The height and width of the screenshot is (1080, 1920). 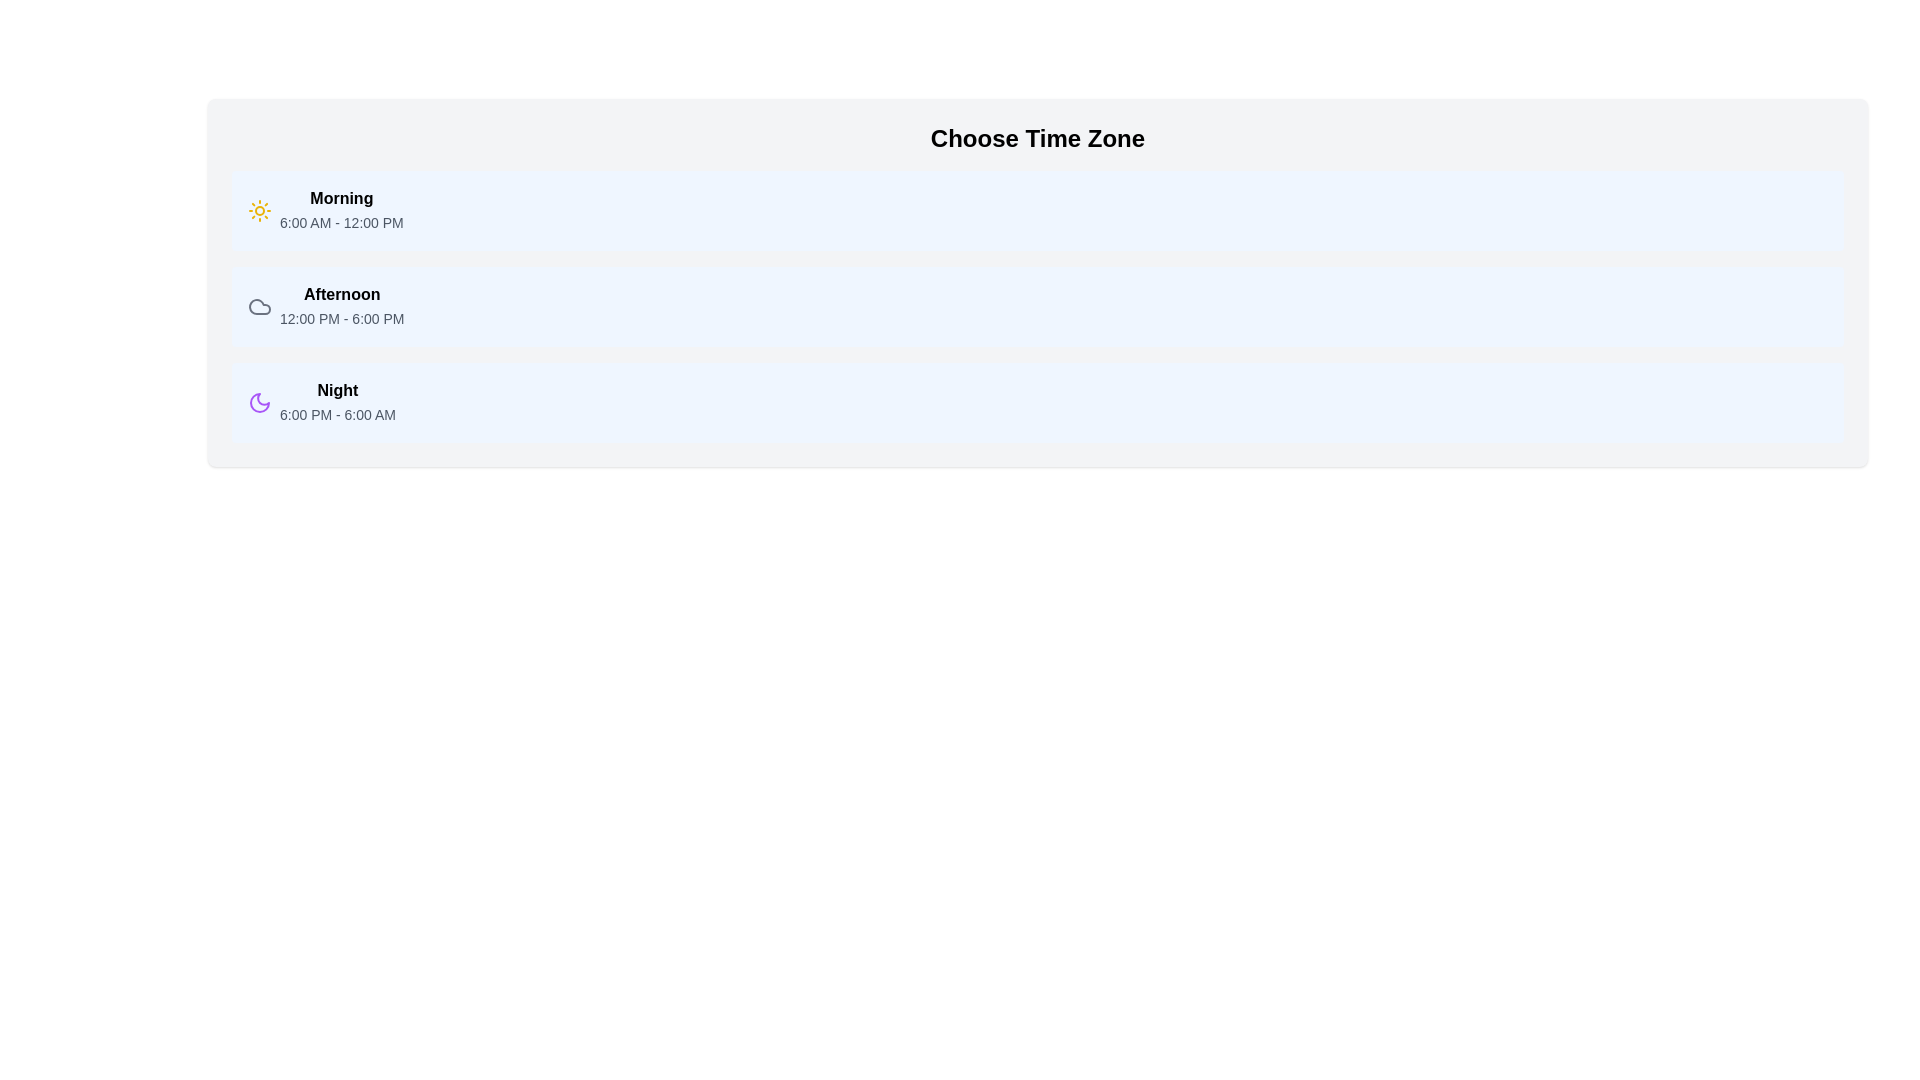 I want to click on the Text Label that clarifies the time range for 'Morning', positioned directly below the 'Morning' label and aligned with the morning icon, so click(x=341, y=223).